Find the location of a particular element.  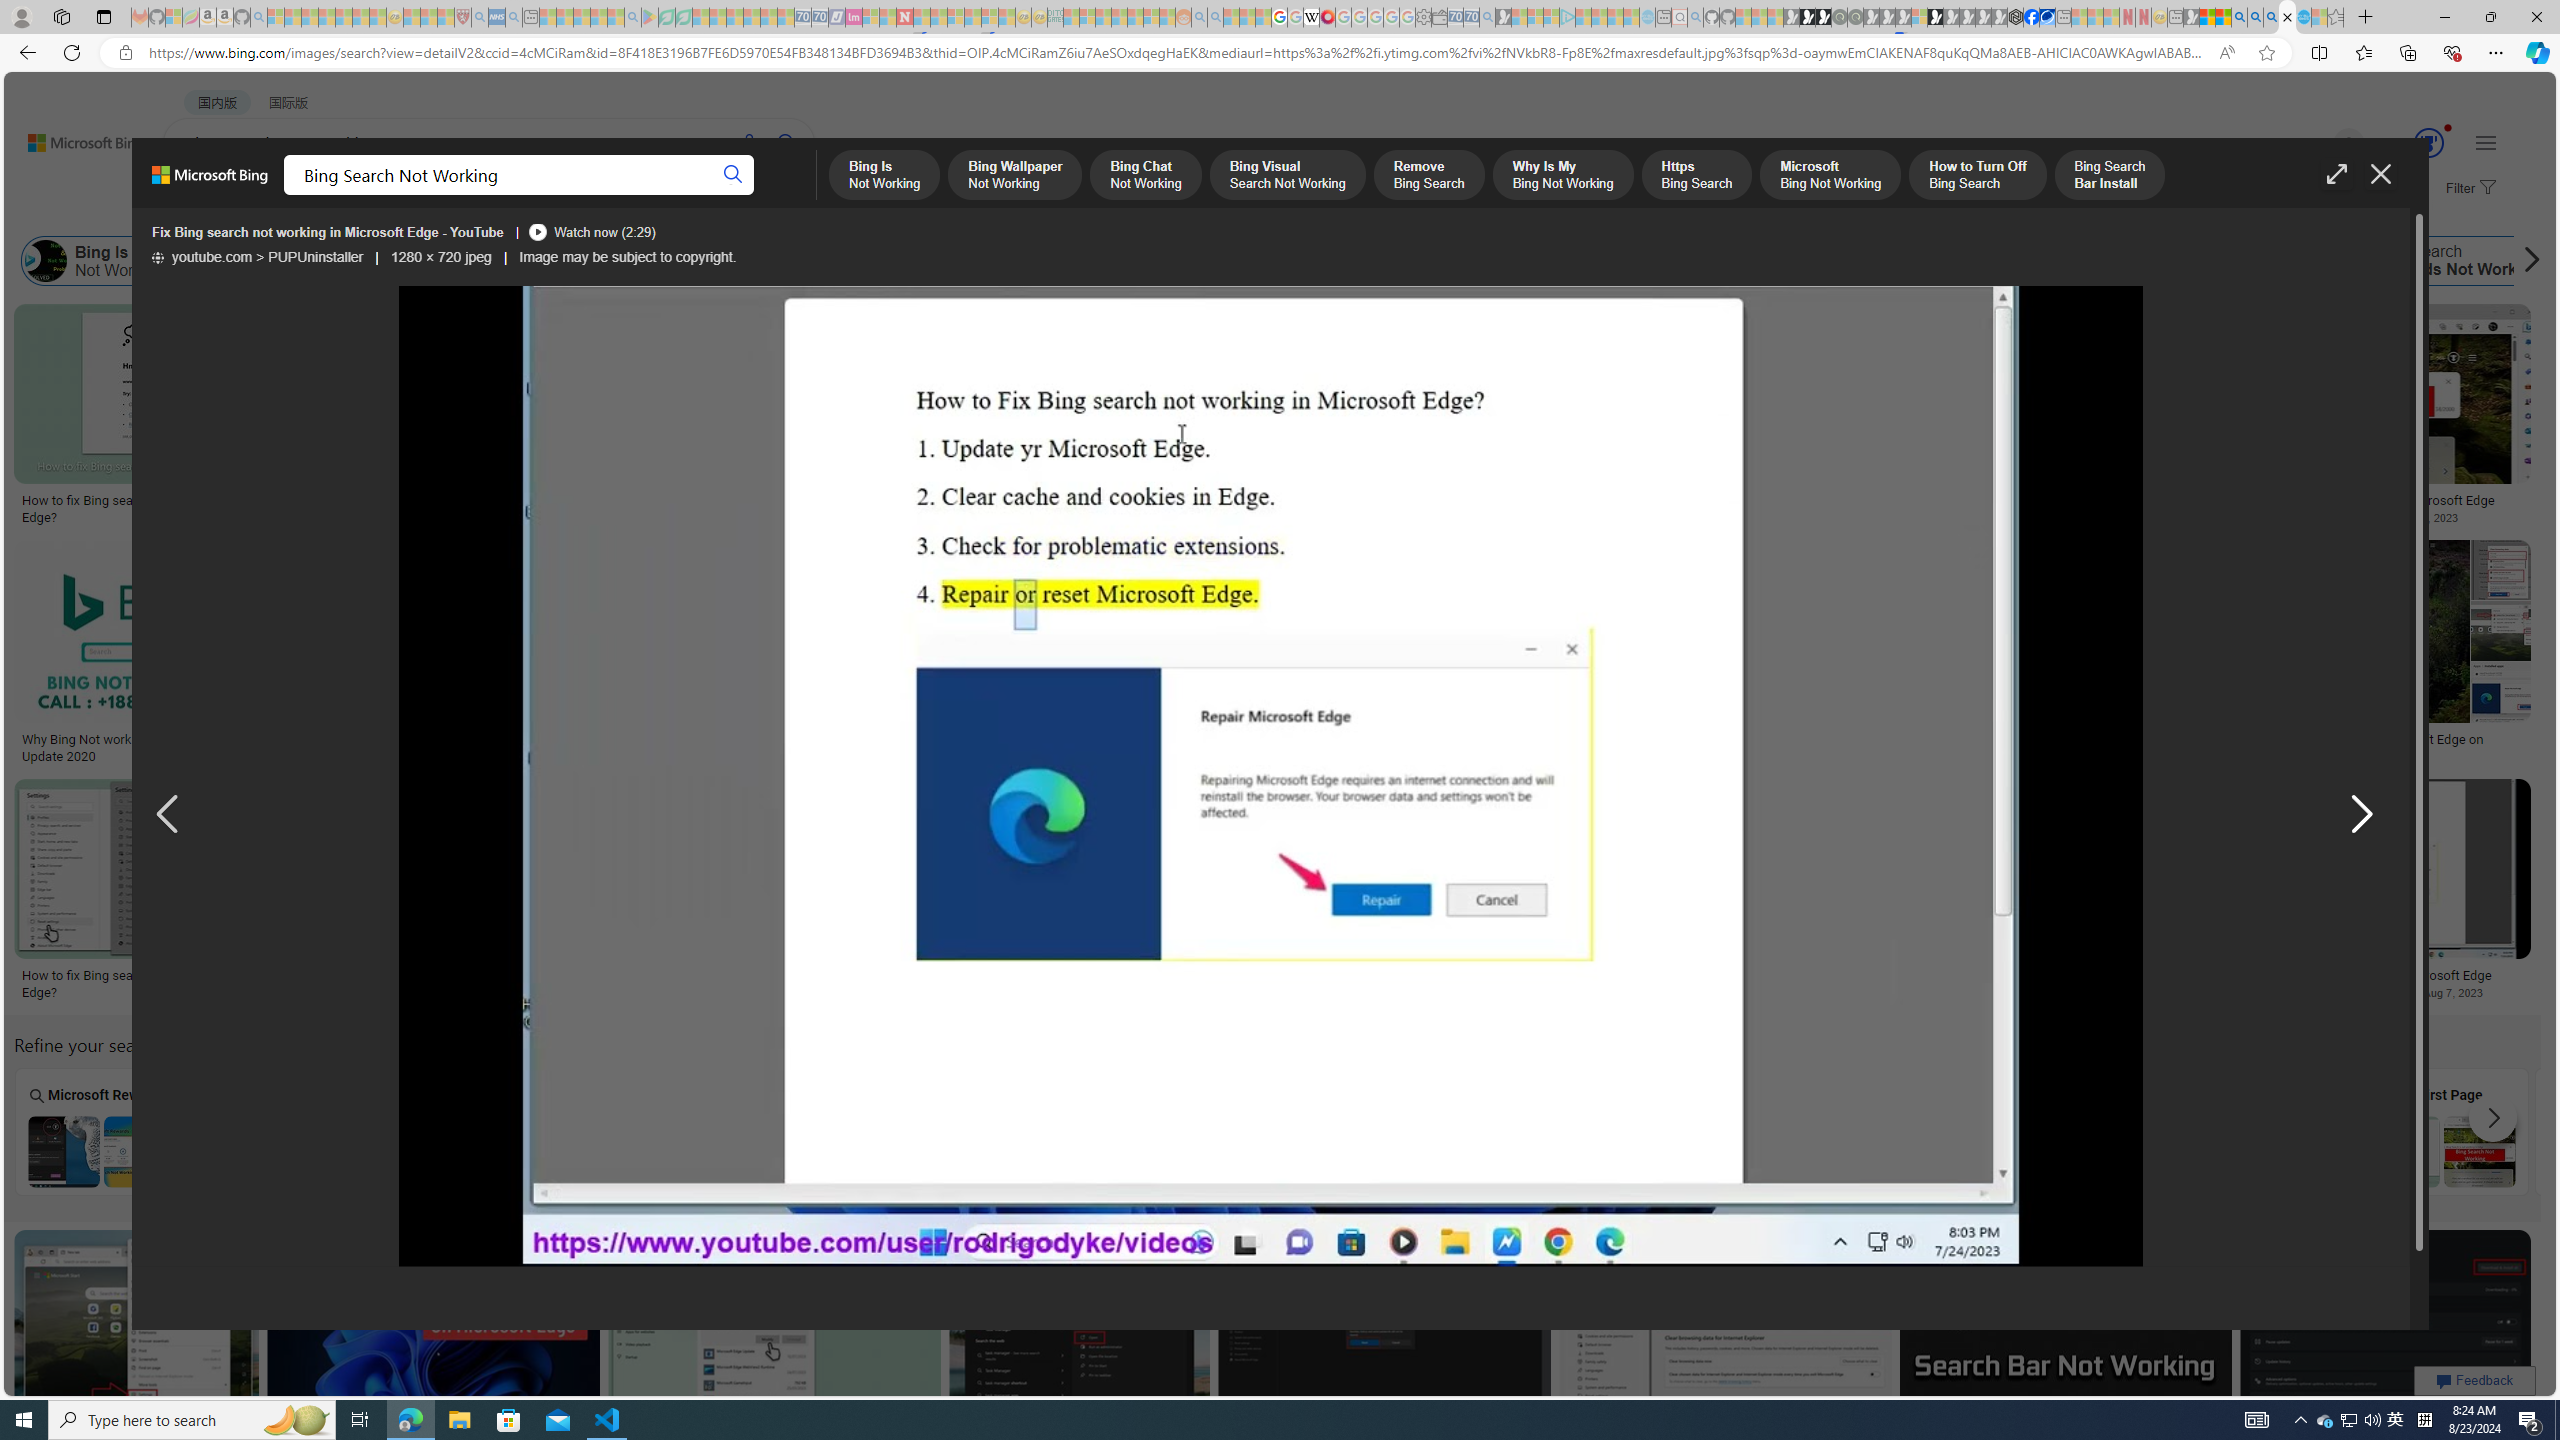

'Microsoft Rewards 84' is located at coordinates (2409, 143).